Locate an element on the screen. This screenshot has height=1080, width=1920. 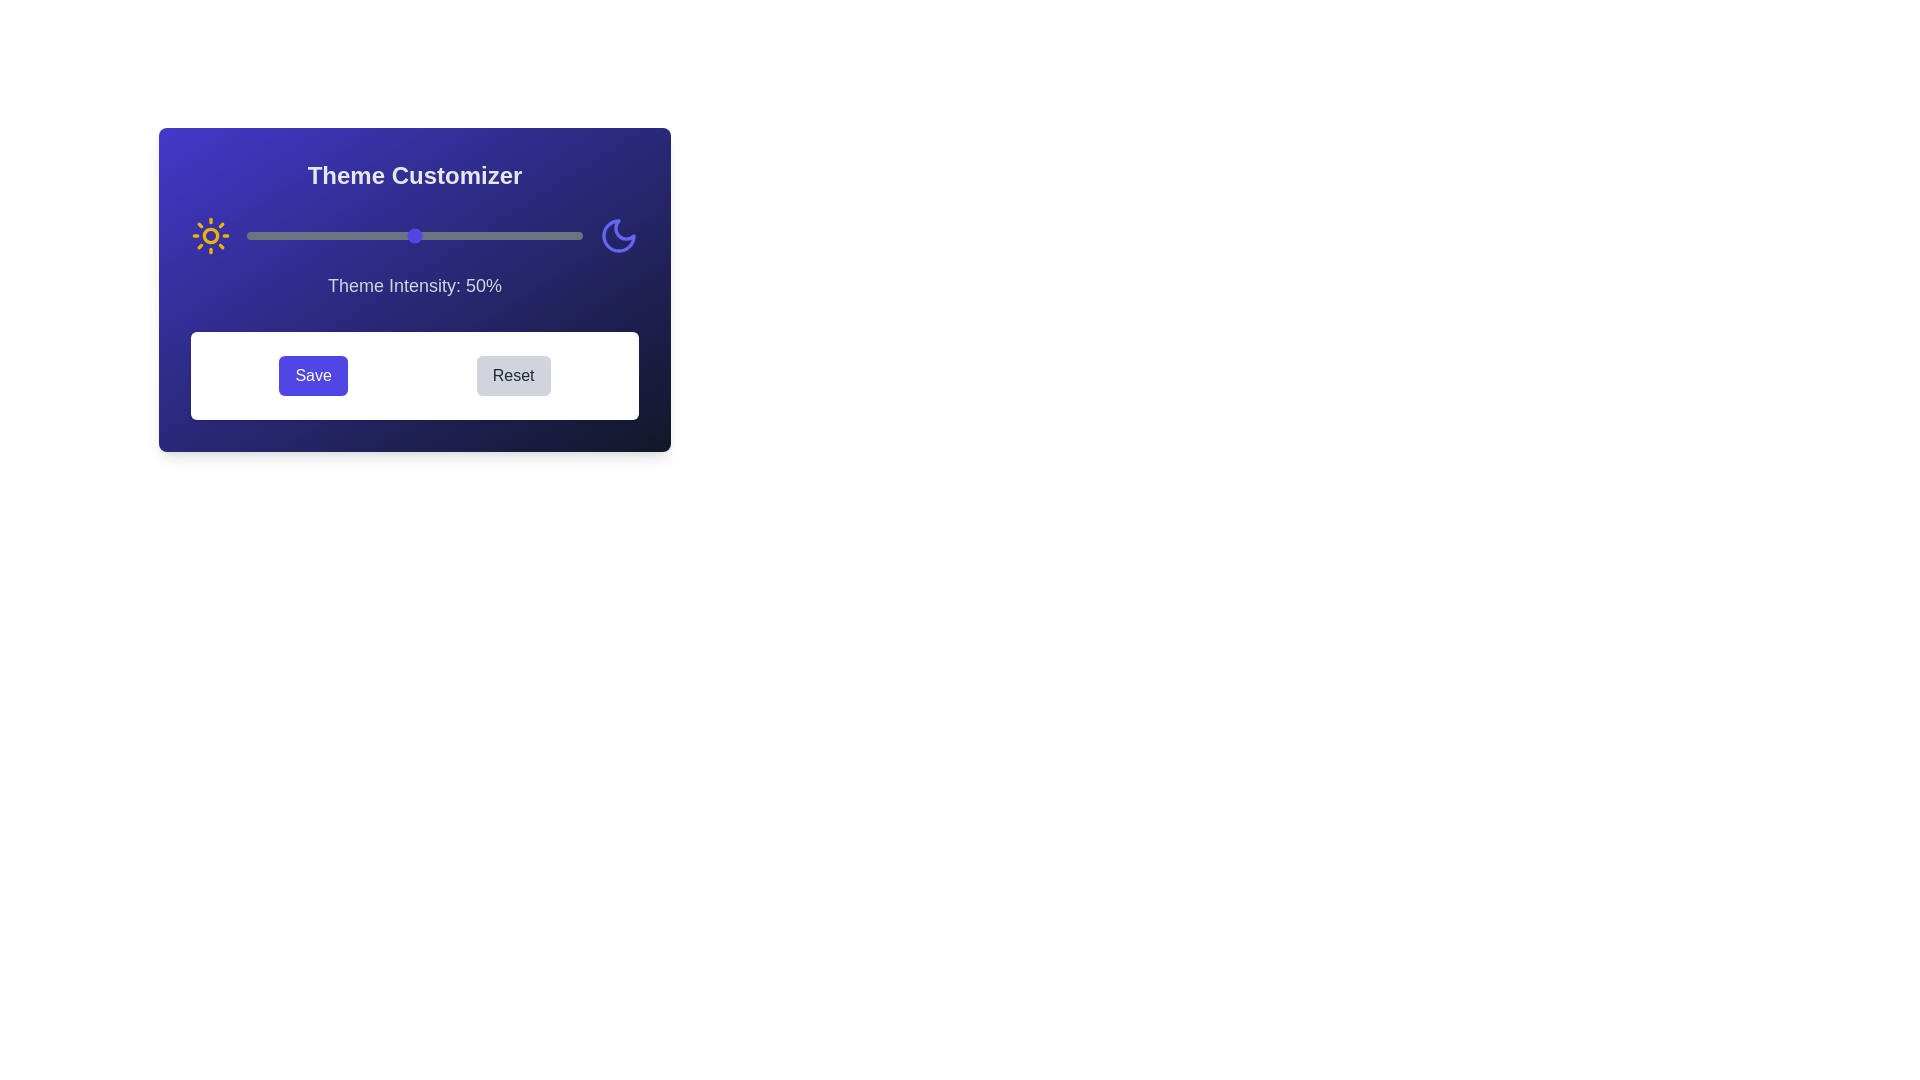
the theme intensity slider to 86% is located at coordinates (535, 234).